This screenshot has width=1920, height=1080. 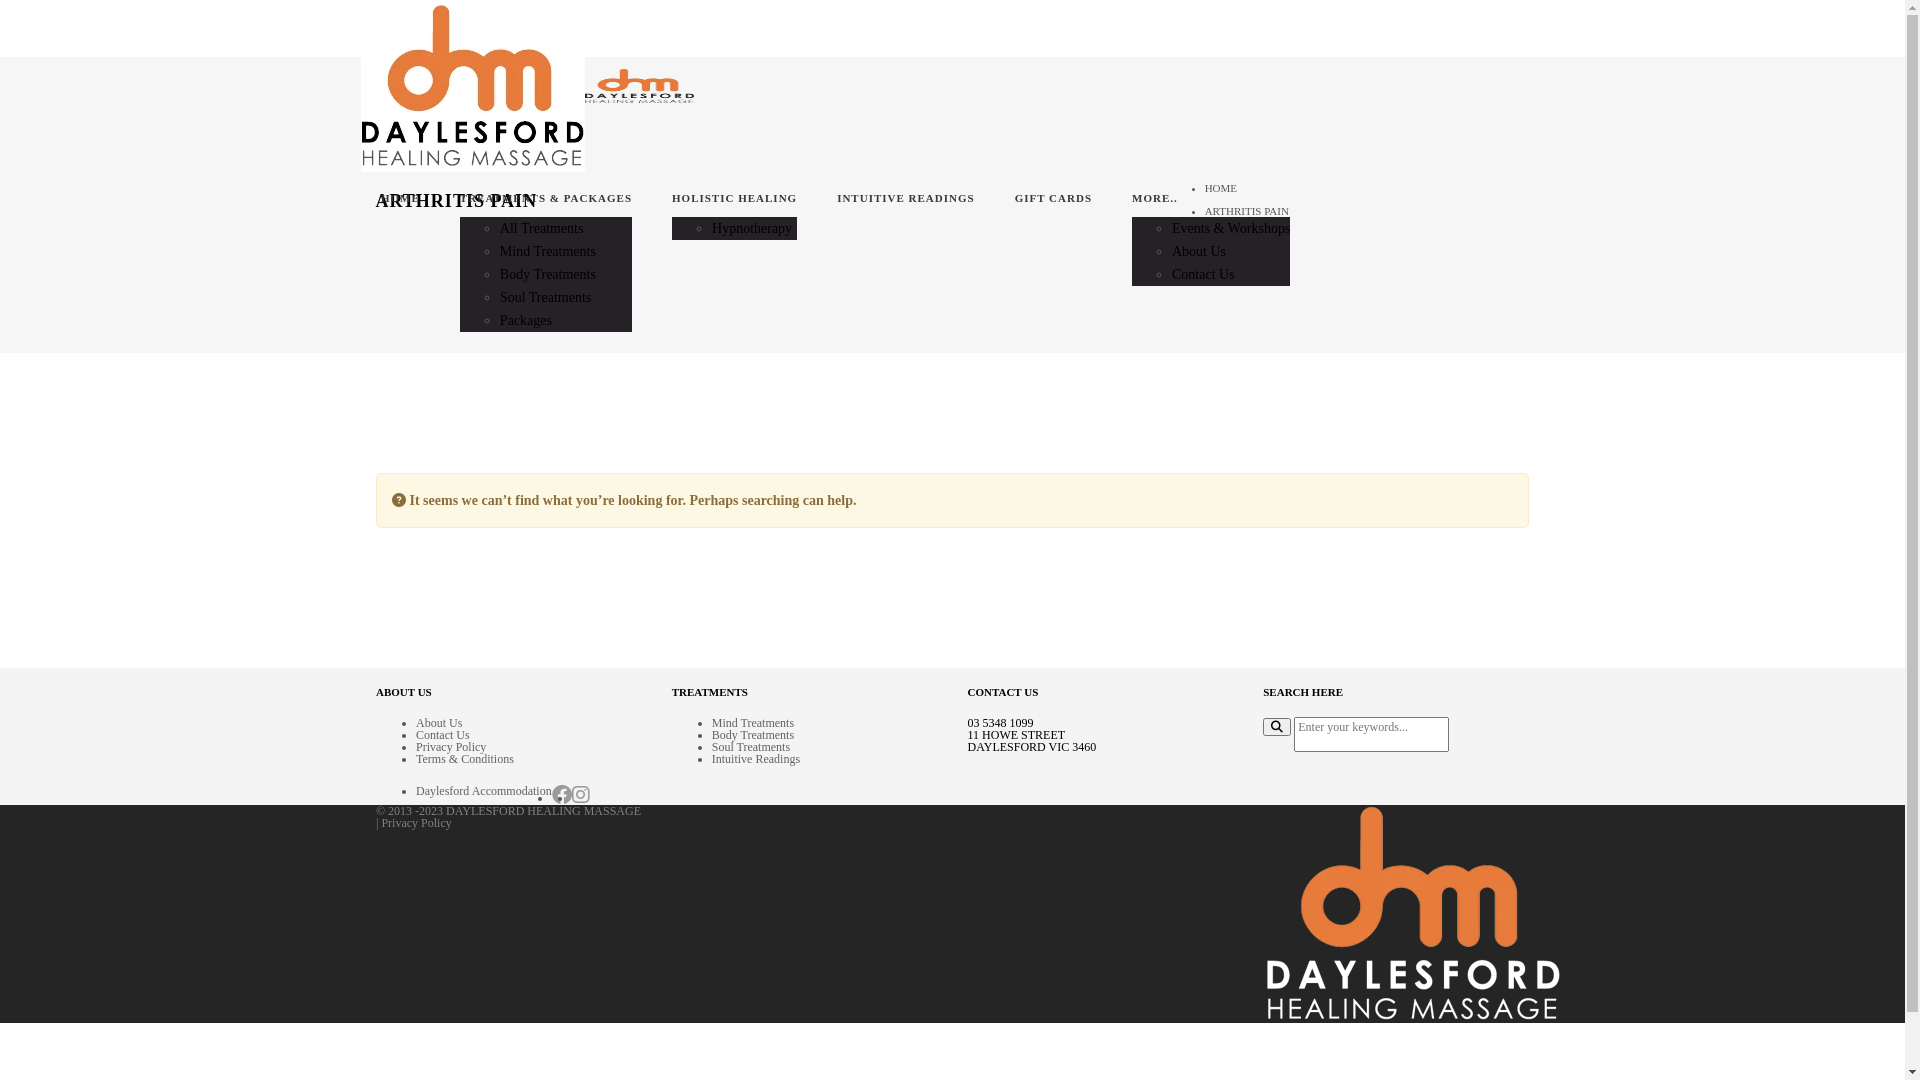 I want to click on 'Contact Us', so click(x=415, y=735).